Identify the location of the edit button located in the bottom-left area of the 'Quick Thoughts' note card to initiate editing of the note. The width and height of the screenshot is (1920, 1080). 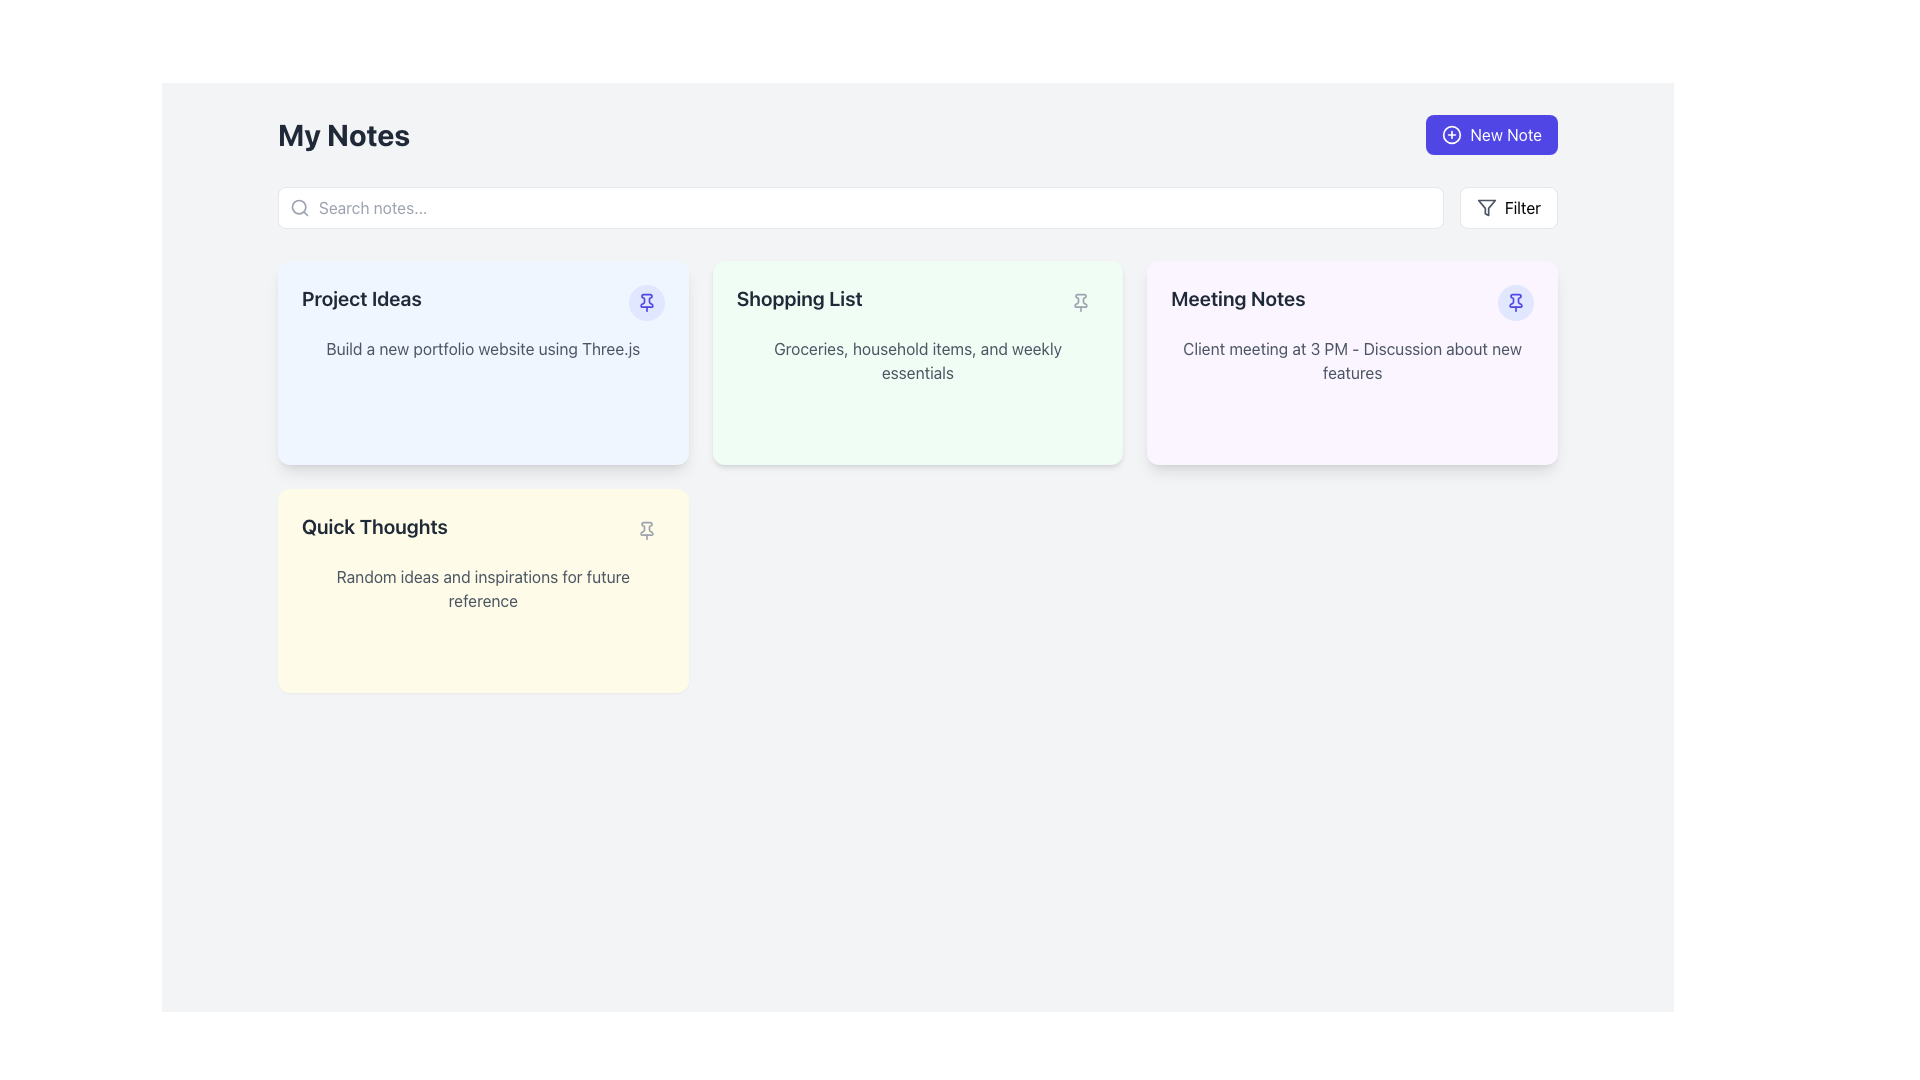
(607, 652).